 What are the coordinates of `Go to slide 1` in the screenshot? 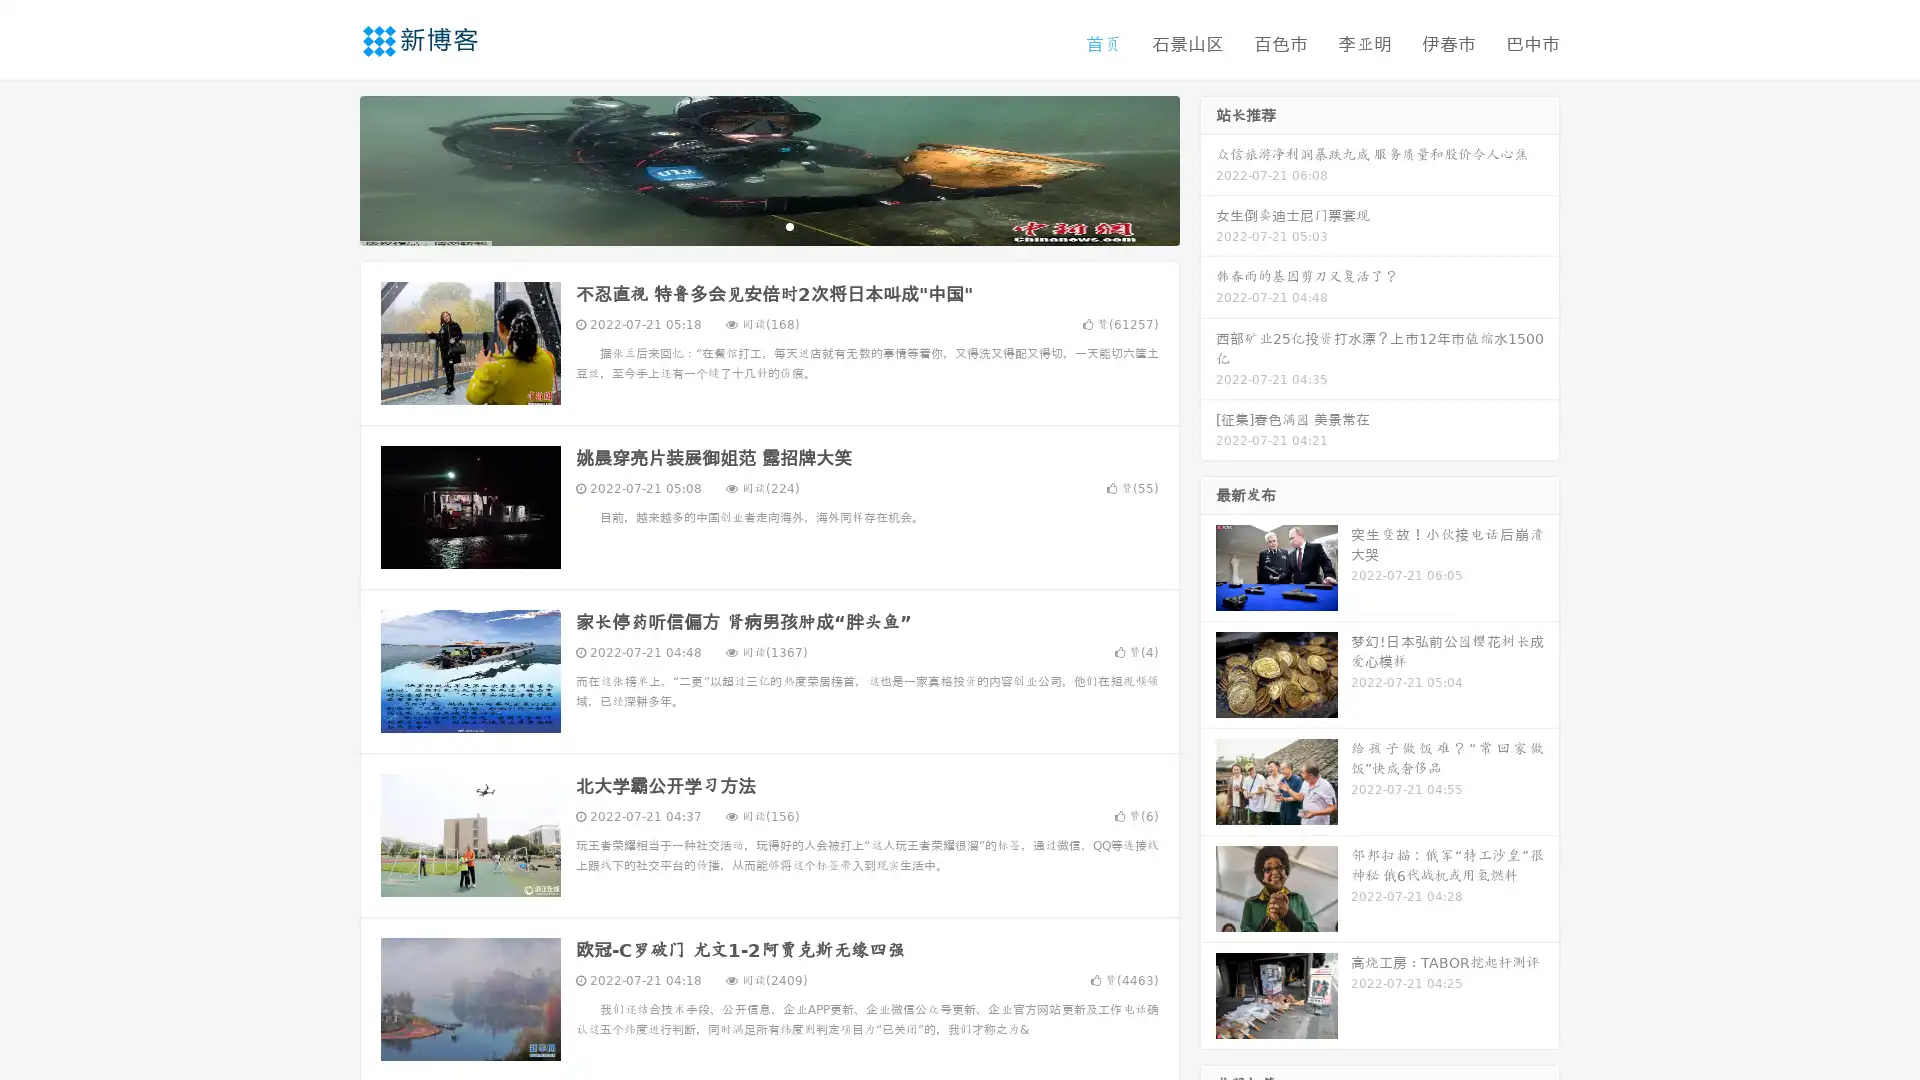 It's located at (748, 225).